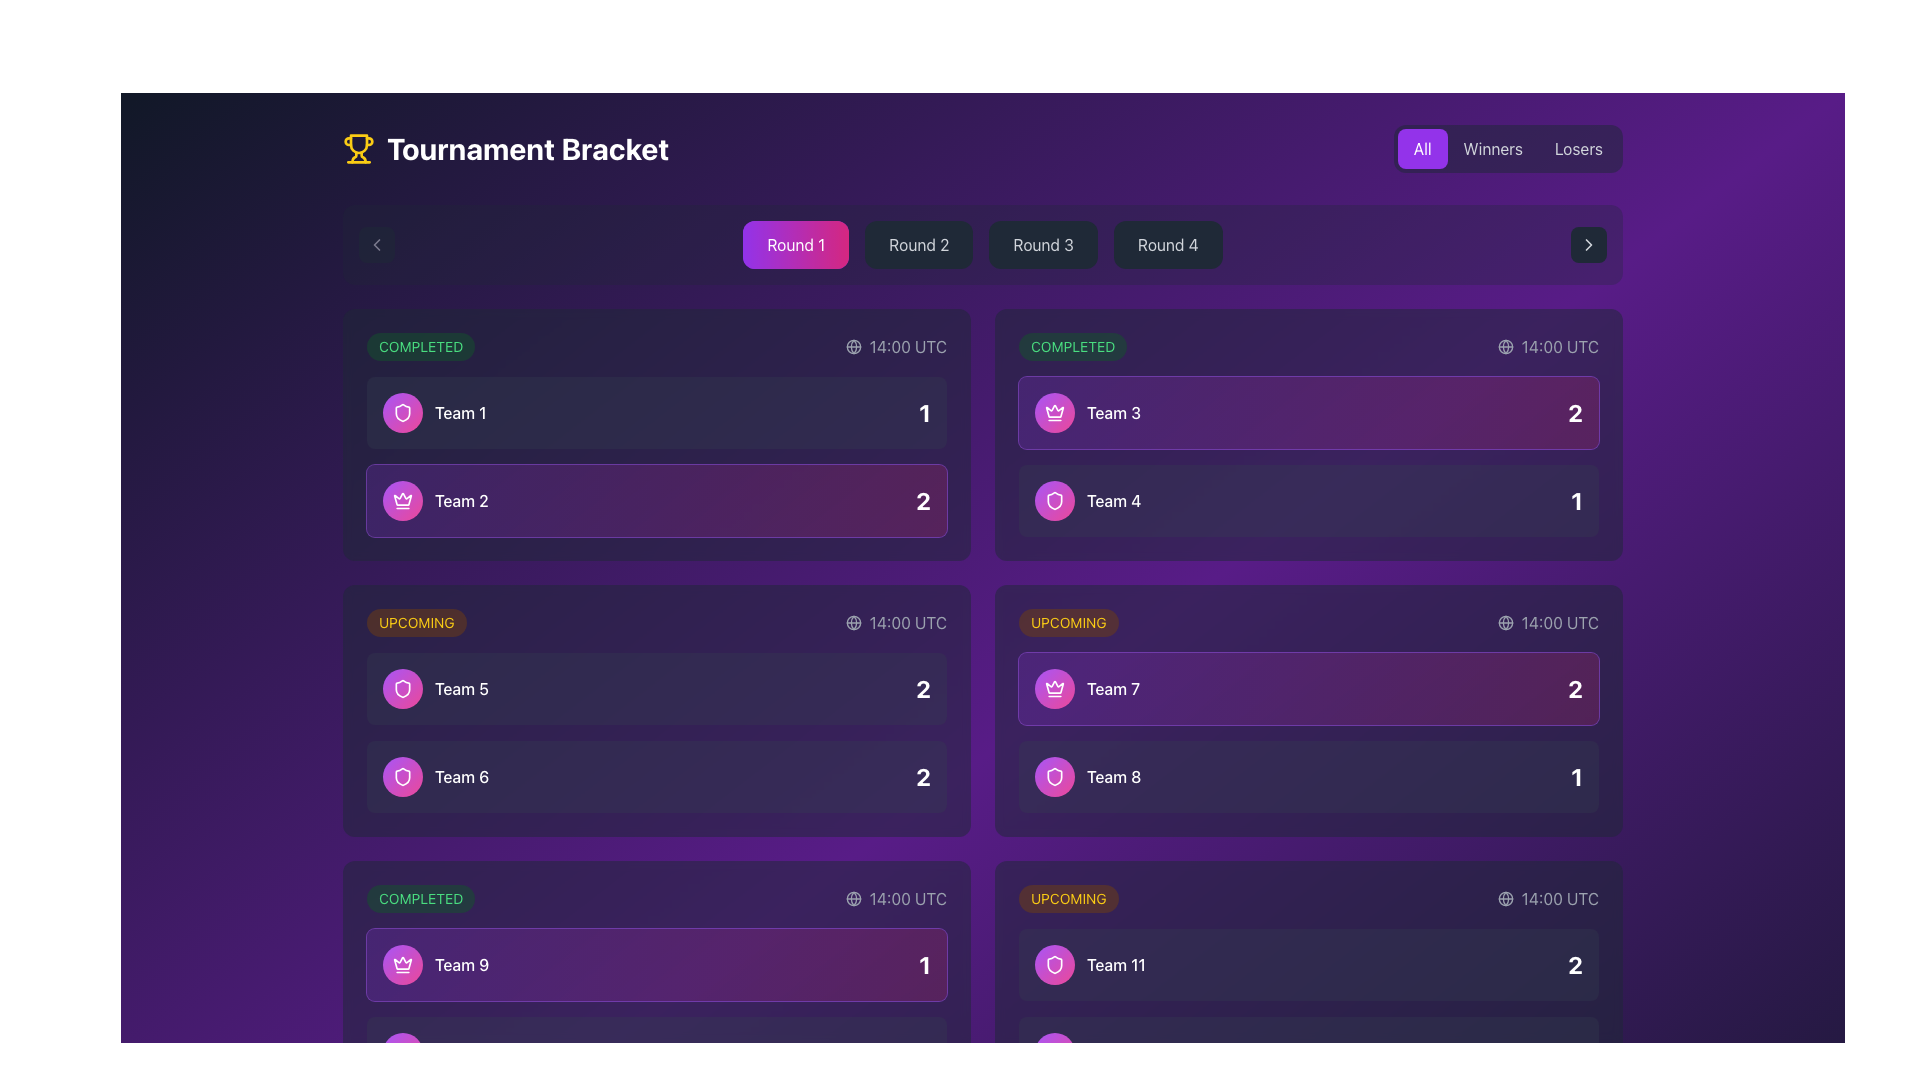 Image resolution: width=1920 pixels, height=1080 pixels. What do you see at coordinates (1309, 963) in the screenshot?
I see `the List item representing 'Team 11', which displays their score of 2, located in the bottom section of the vertical stack on the right side, specifically the fifth item below 'Team 7'` at bounding box center [1309, 963].